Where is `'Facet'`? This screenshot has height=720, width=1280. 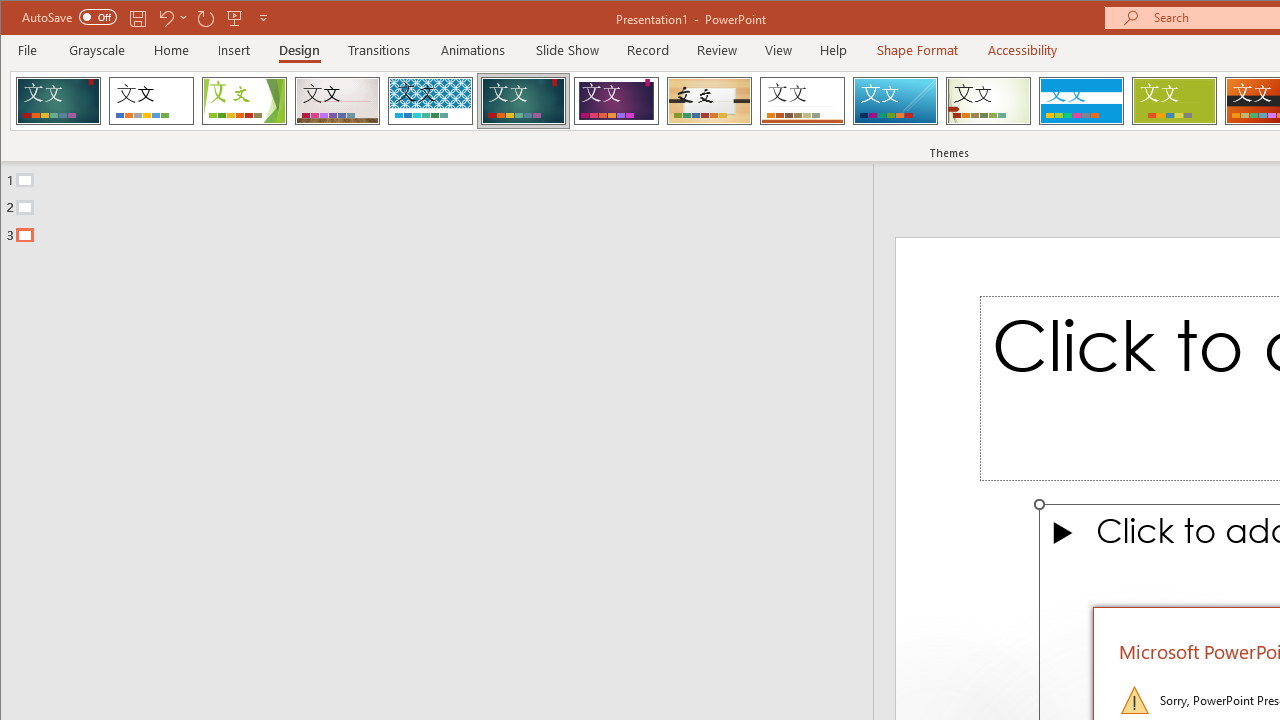
'Facet' is located at coordinates (243, 100).